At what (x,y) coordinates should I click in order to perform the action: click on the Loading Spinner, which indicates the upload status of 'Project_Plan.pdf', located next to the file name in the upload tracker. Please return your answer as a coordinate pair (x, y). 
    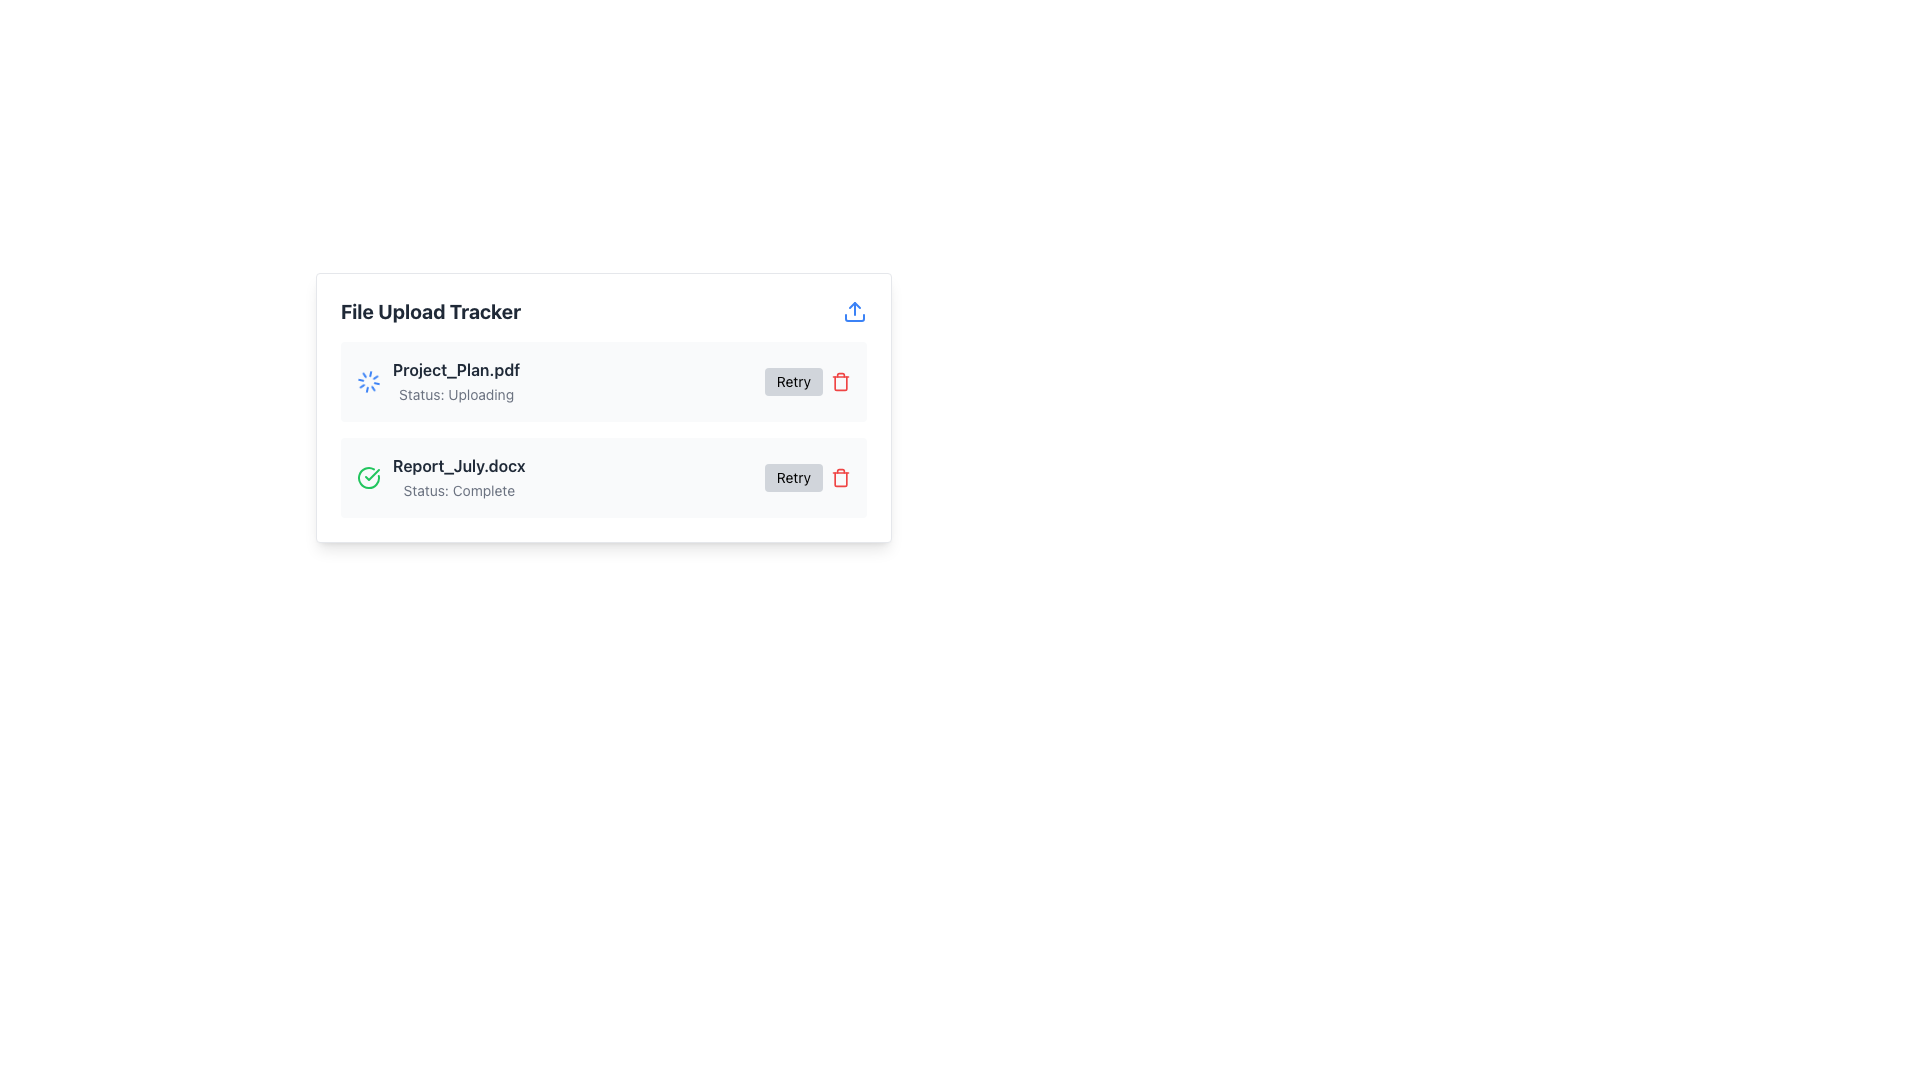
    Looking at the image, I should click on (369, 381).